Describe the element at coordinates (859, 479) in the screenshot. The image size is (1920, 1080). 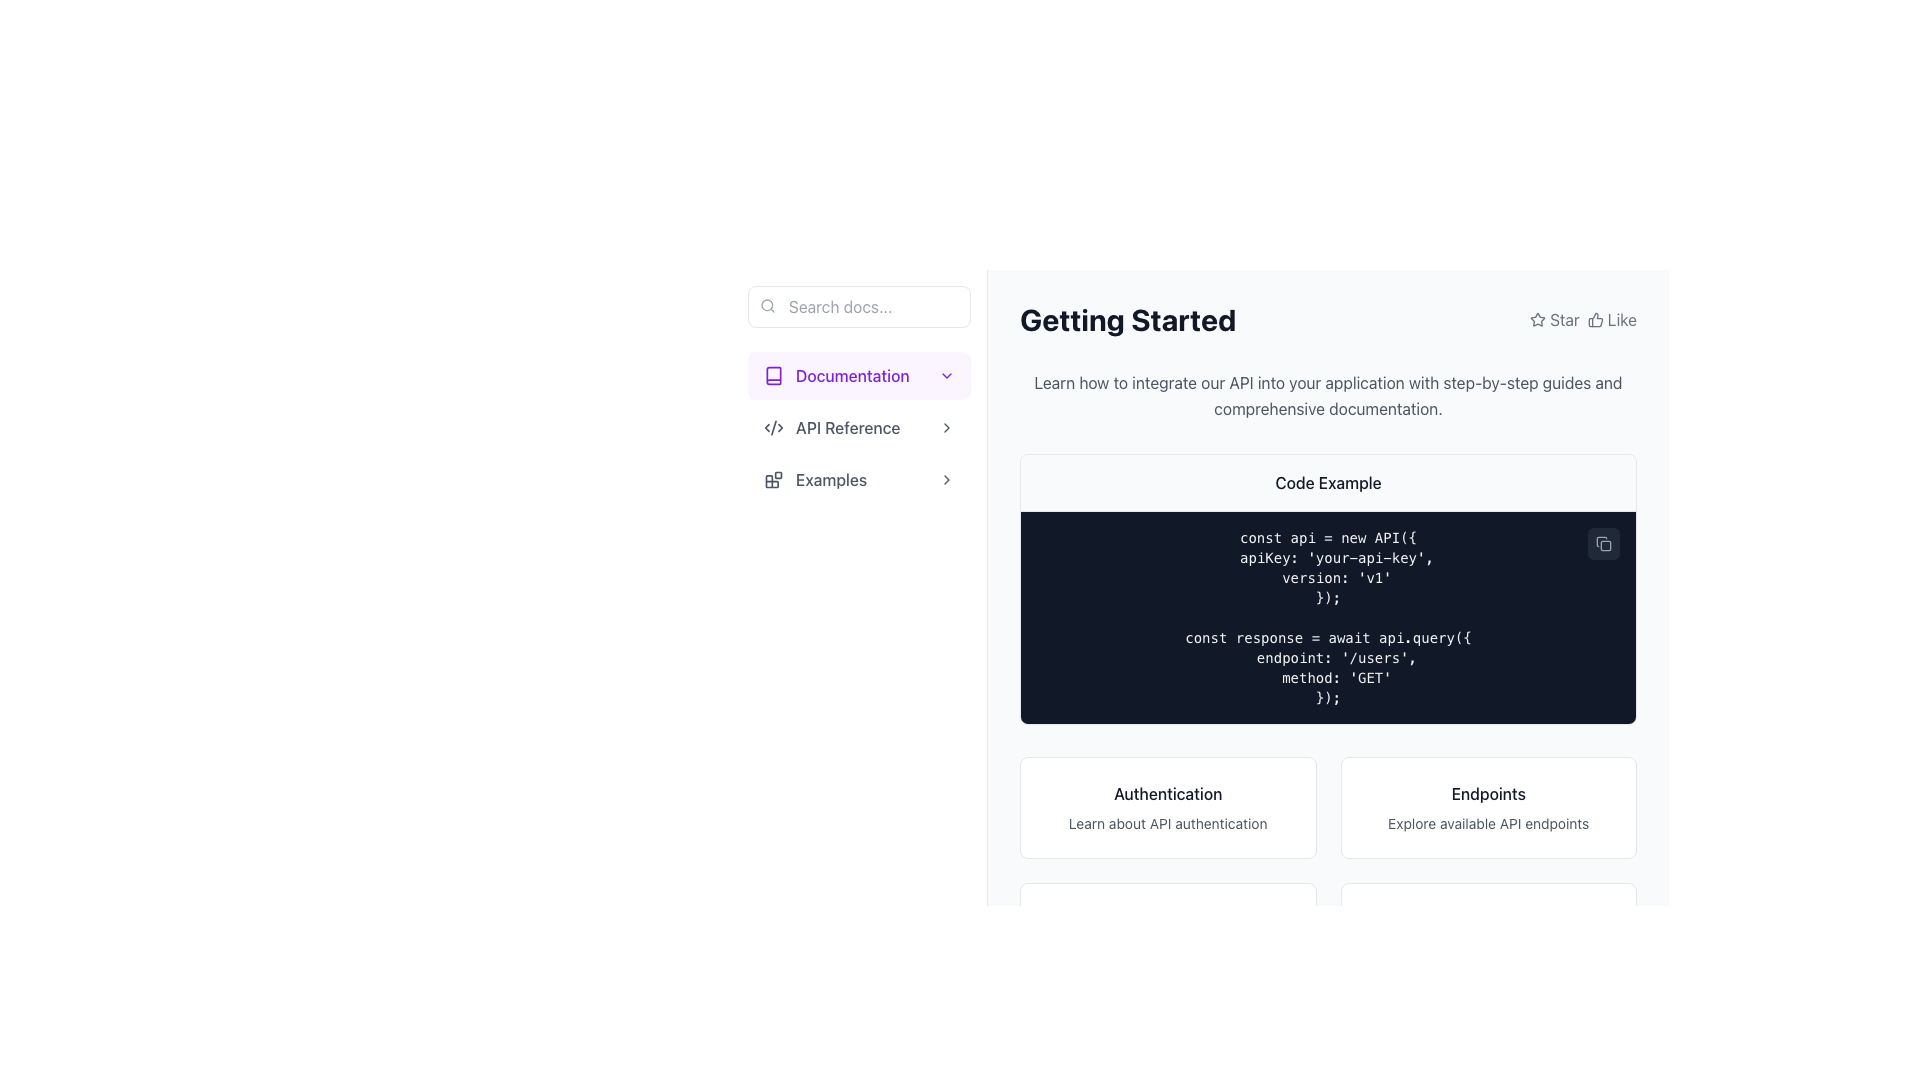
I see `the clickable menu item labeled 'Examples' in the navigation menu` at that location.